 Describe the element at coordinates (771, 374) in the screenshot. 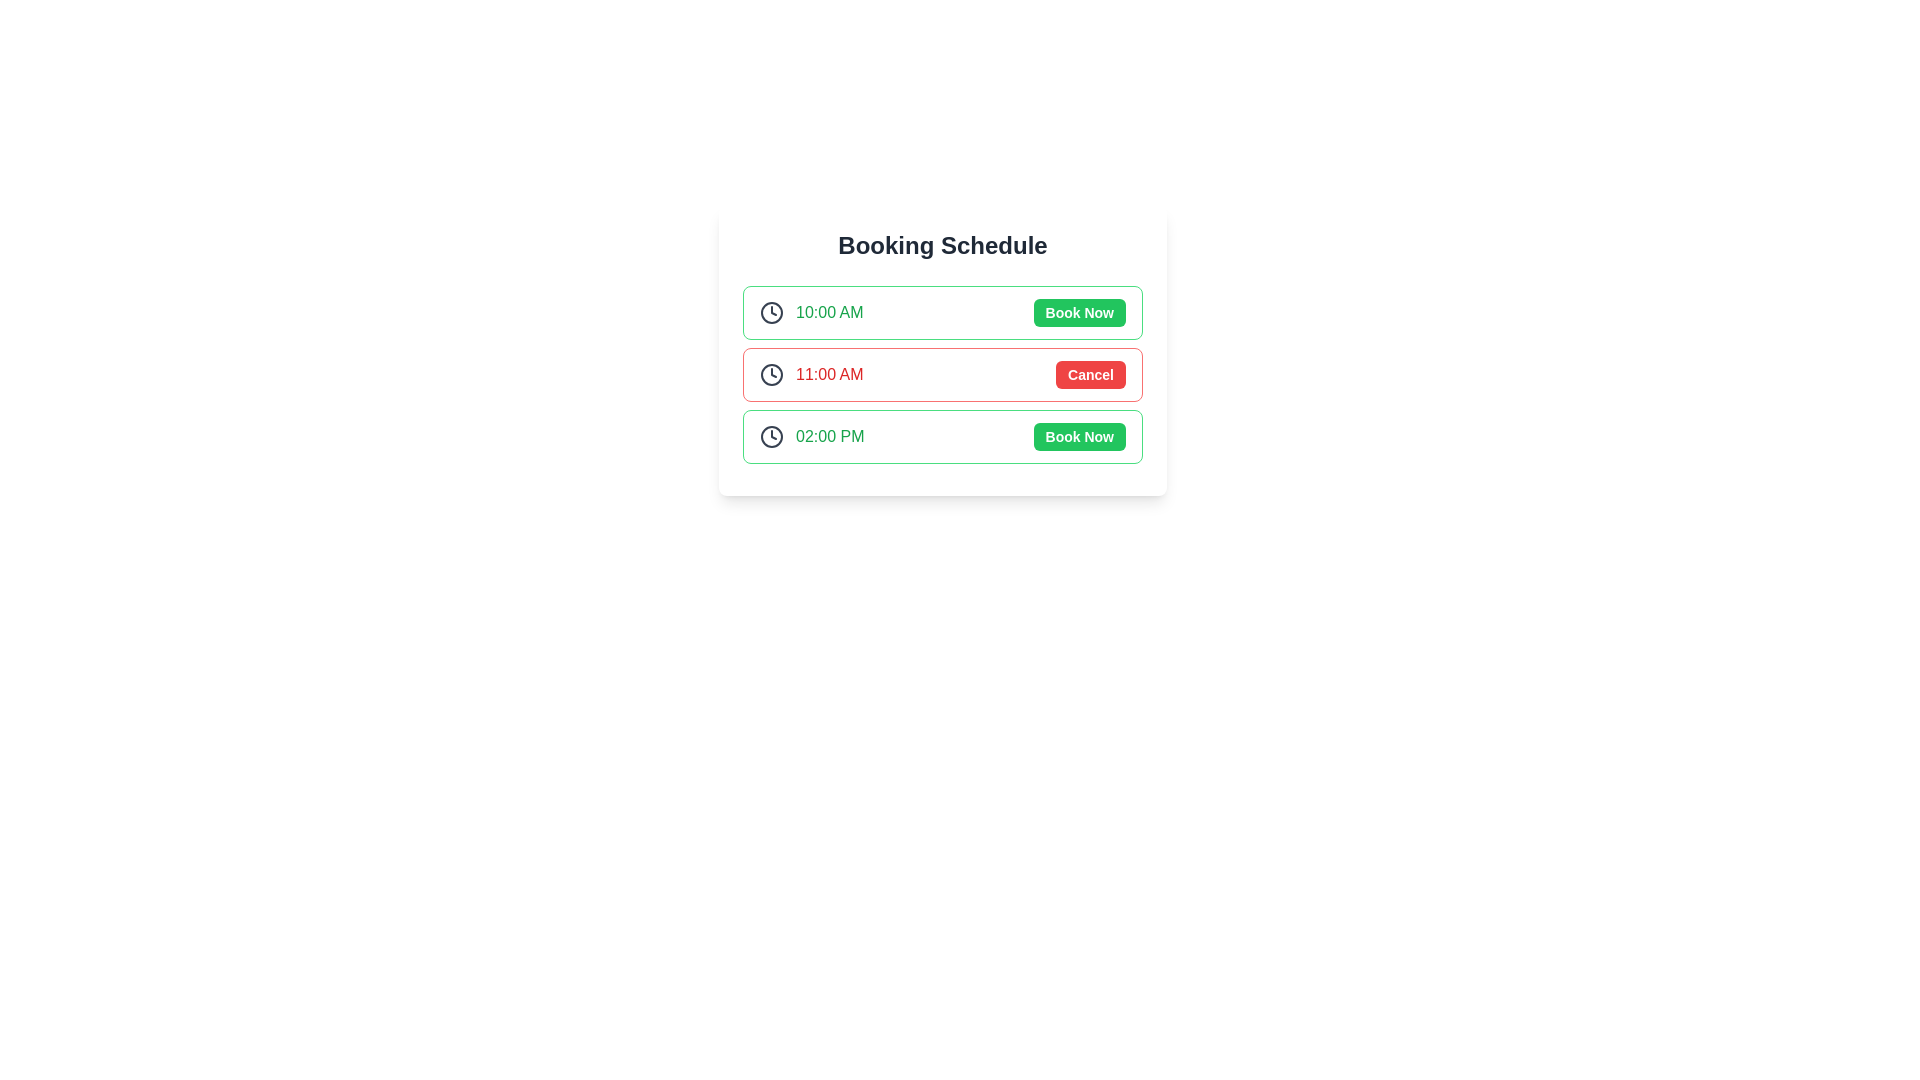

I see `the circular clock icon with a gray outline located in the second row of the booking schedule, adjacent to the '11:00 AM' text` at that location.